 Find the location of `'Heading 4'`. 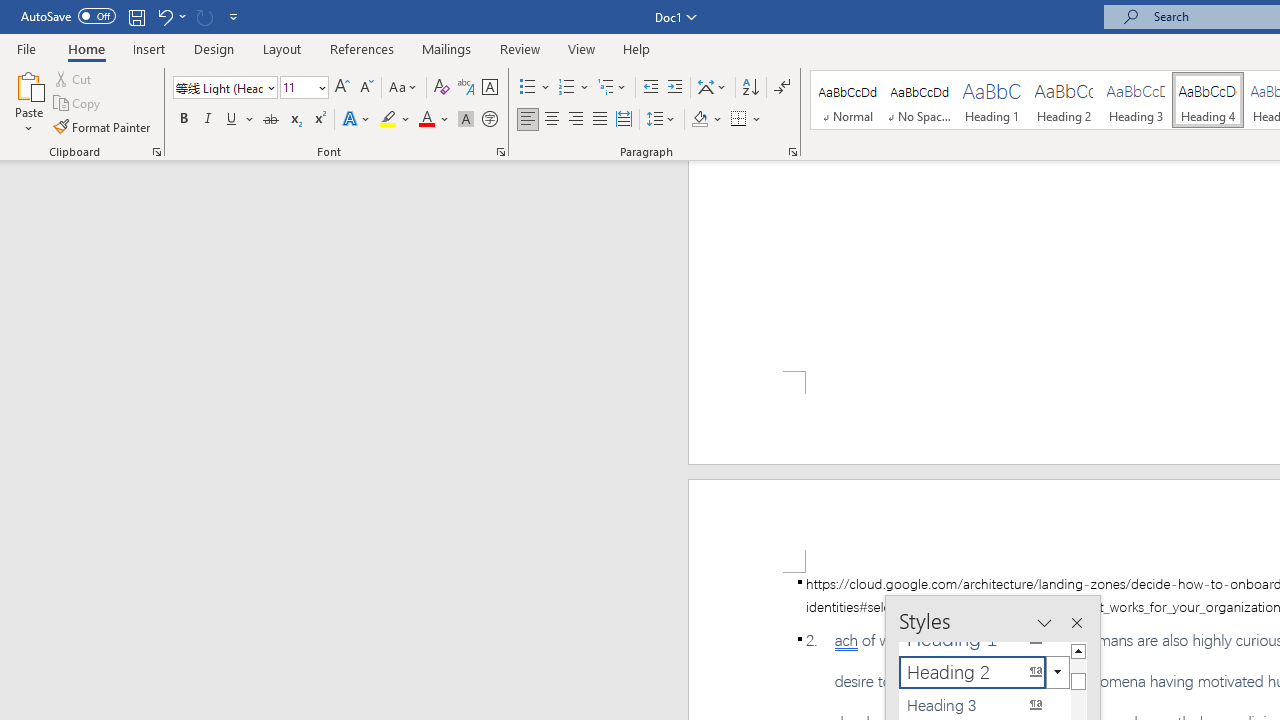

'Heading 4' is located at coordinates (1207, 100).